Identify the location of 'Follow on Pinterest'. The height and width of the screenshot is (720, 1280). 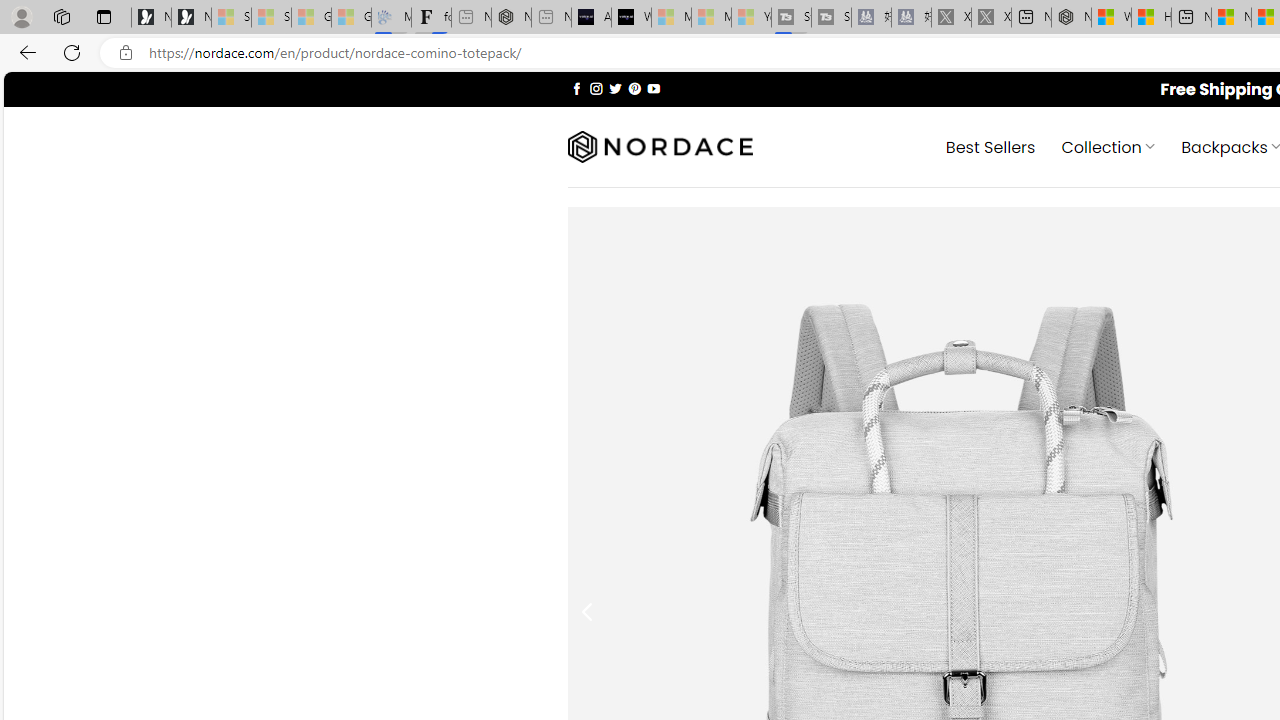
(633, 87).